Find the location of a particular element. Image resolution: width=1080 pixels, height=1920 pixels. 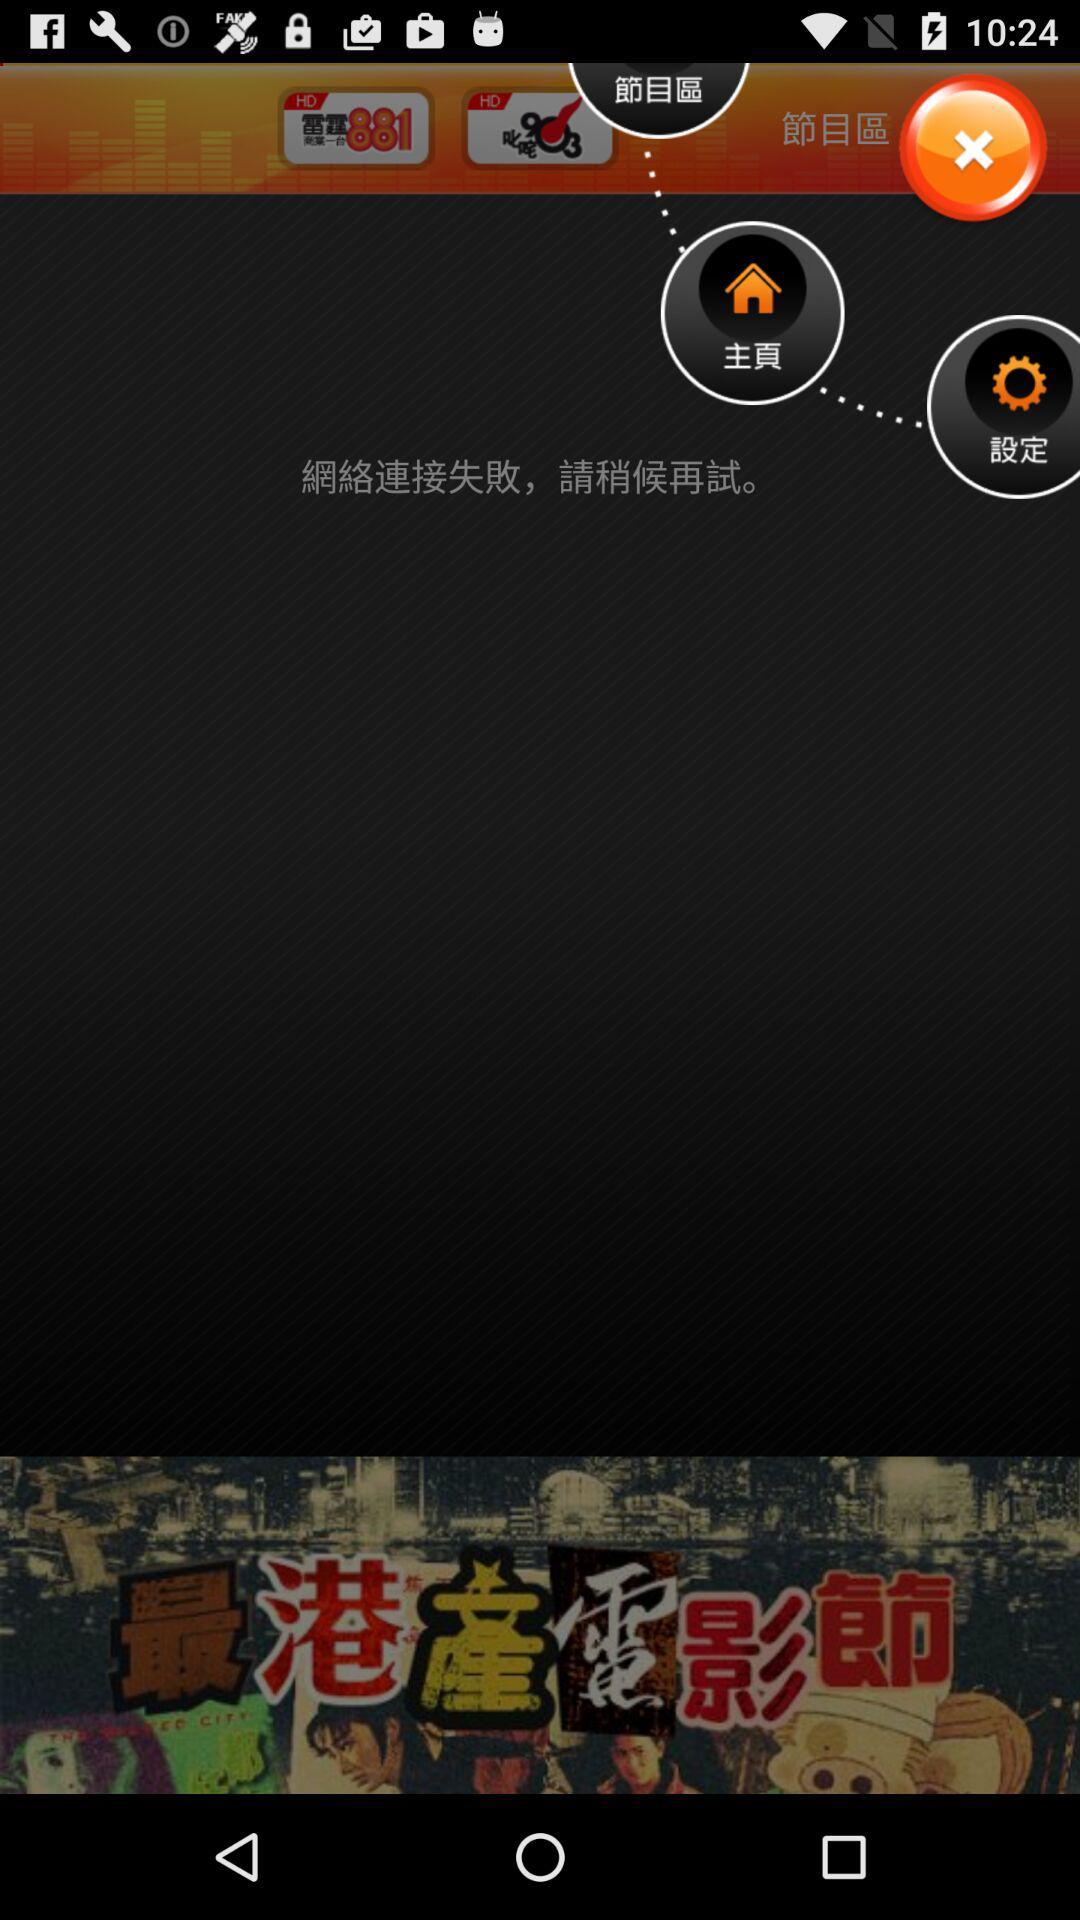

actualidad para todos is located at coordinates (971, 148).